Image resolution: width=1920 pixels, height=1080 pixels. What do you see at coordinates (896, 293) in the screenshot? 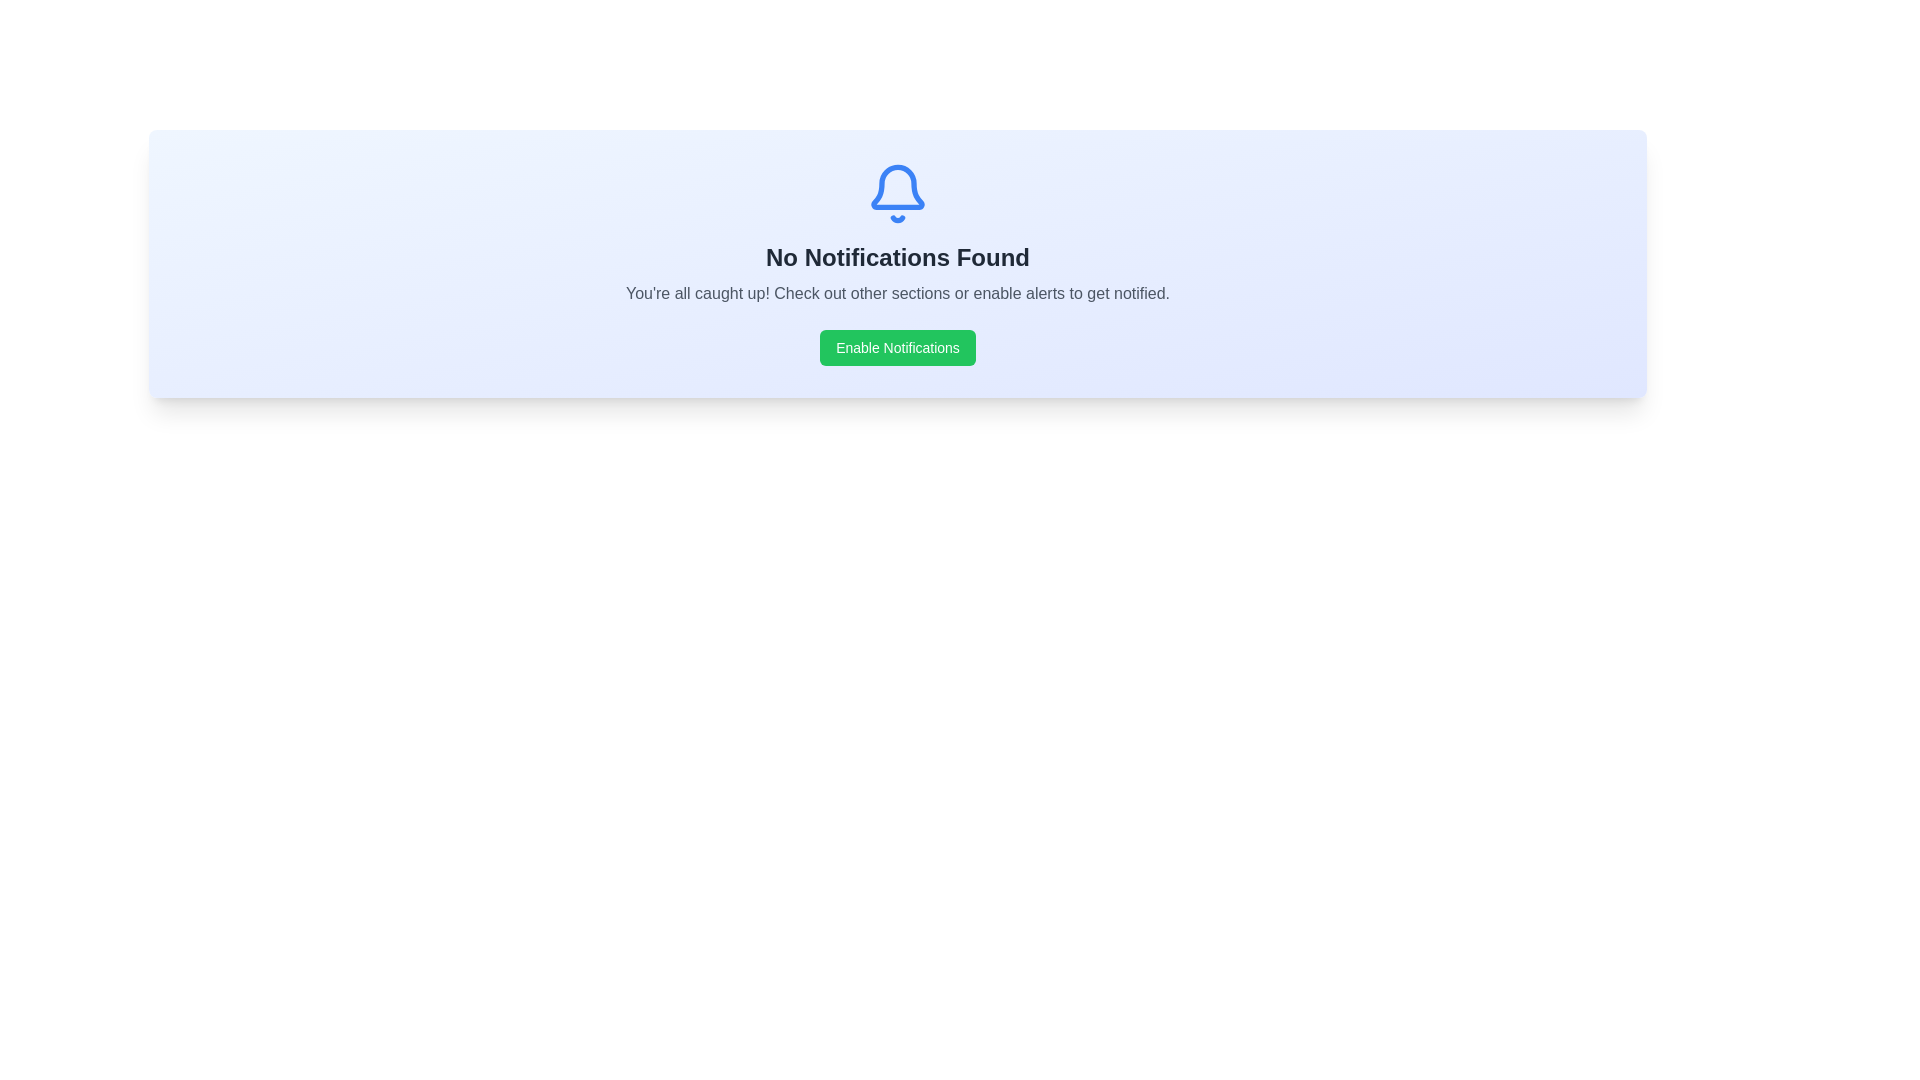
I see `the static text element that indicates there are no new notifications and suggests alternate actions, positioned below 'No Notifications Found' and above the 'Enable Notifications' button` at bounding box center [896, 293].